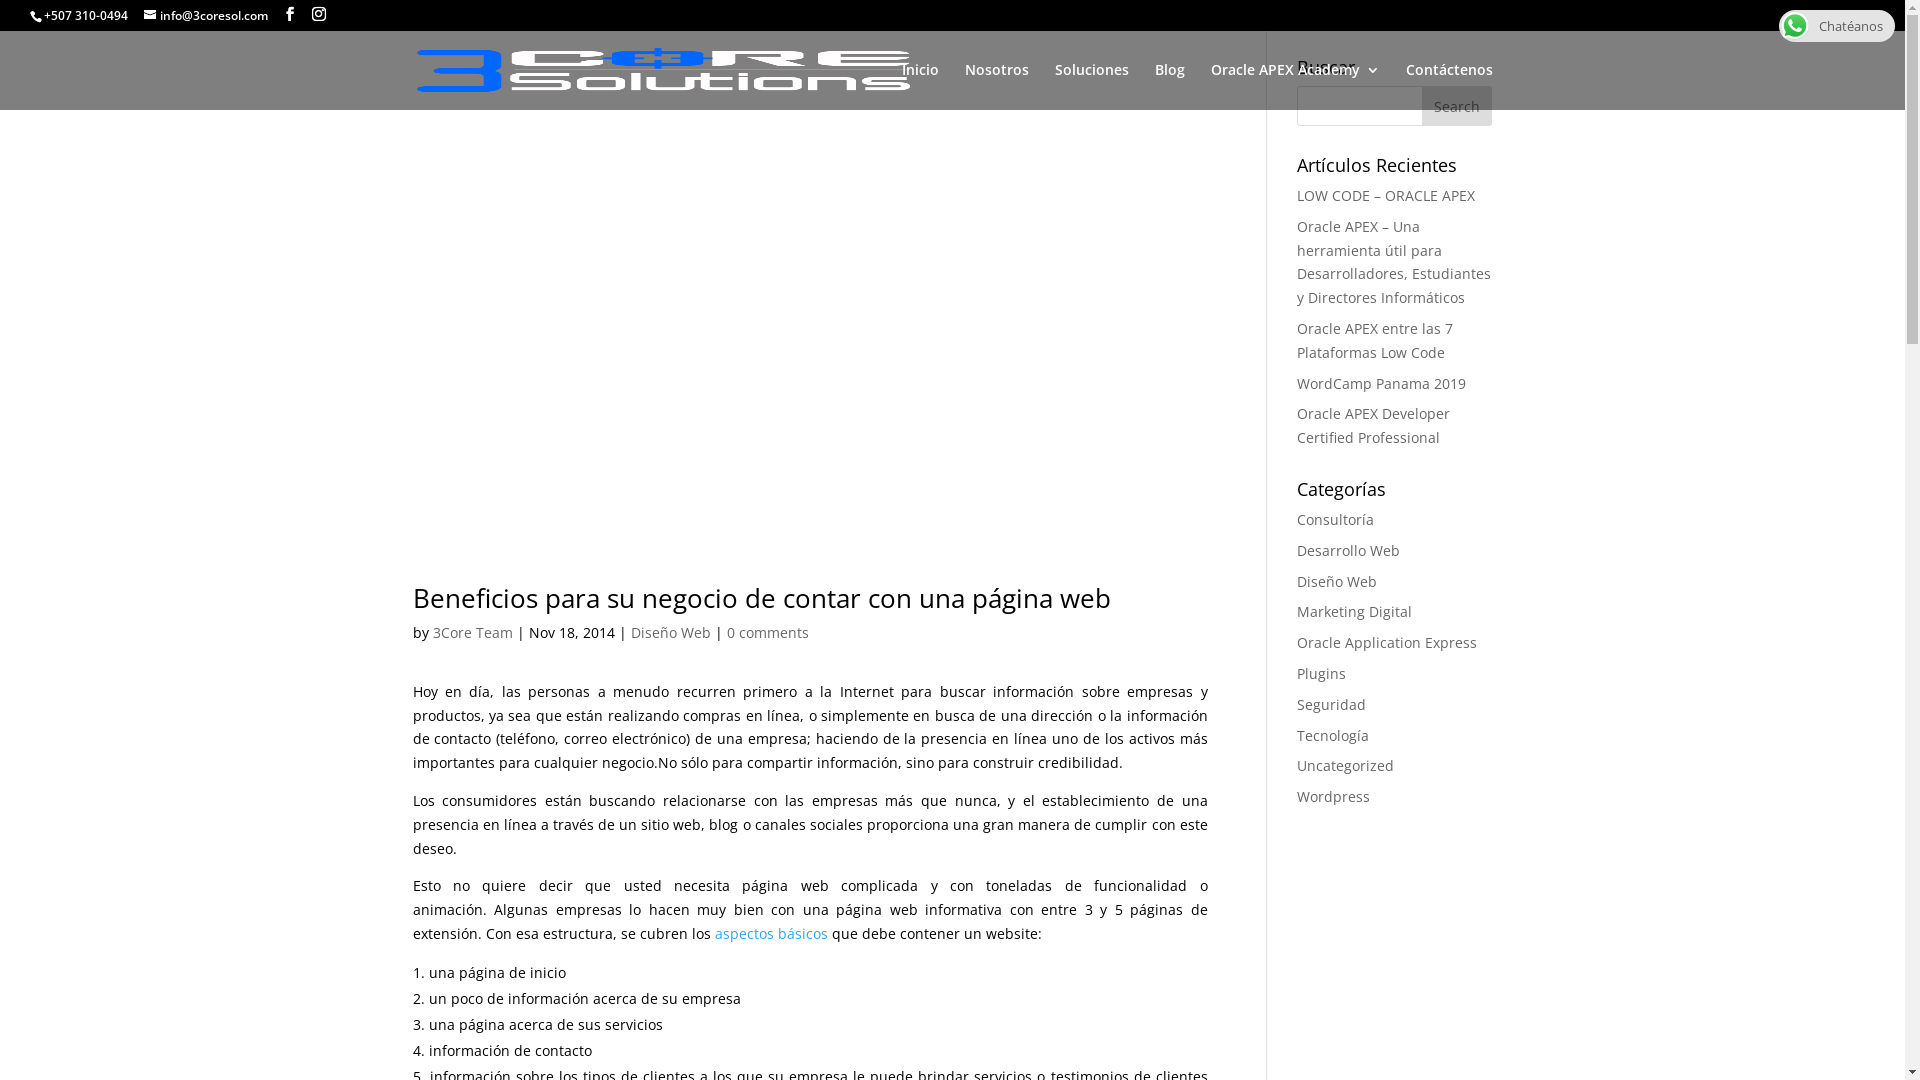 The width and height of the screenshot is (1920, 1080). I want to click on 'Soluciones', so click(1053, 85).